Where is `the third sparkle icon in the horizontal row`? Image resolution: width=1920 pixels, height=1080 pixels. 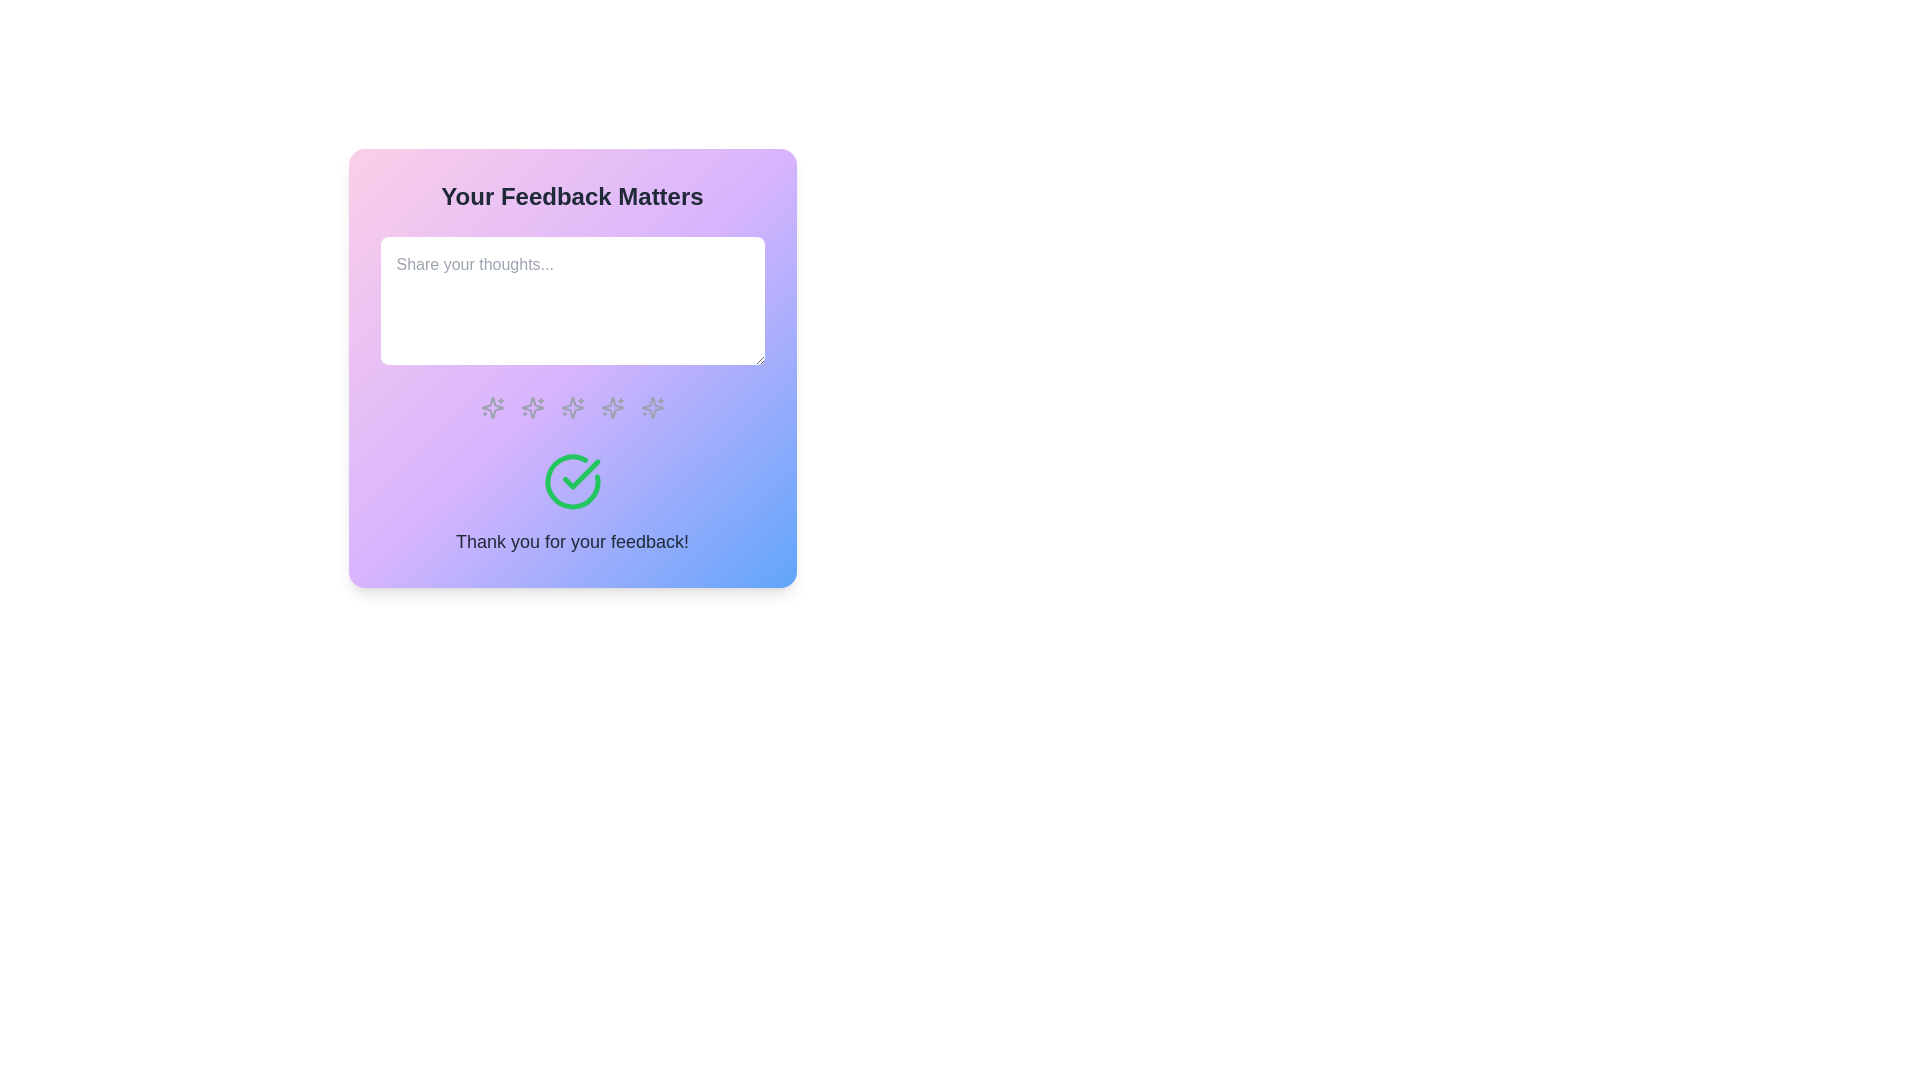
the third sparkle icon in the horizontal row is located at coordinates (611, 407).